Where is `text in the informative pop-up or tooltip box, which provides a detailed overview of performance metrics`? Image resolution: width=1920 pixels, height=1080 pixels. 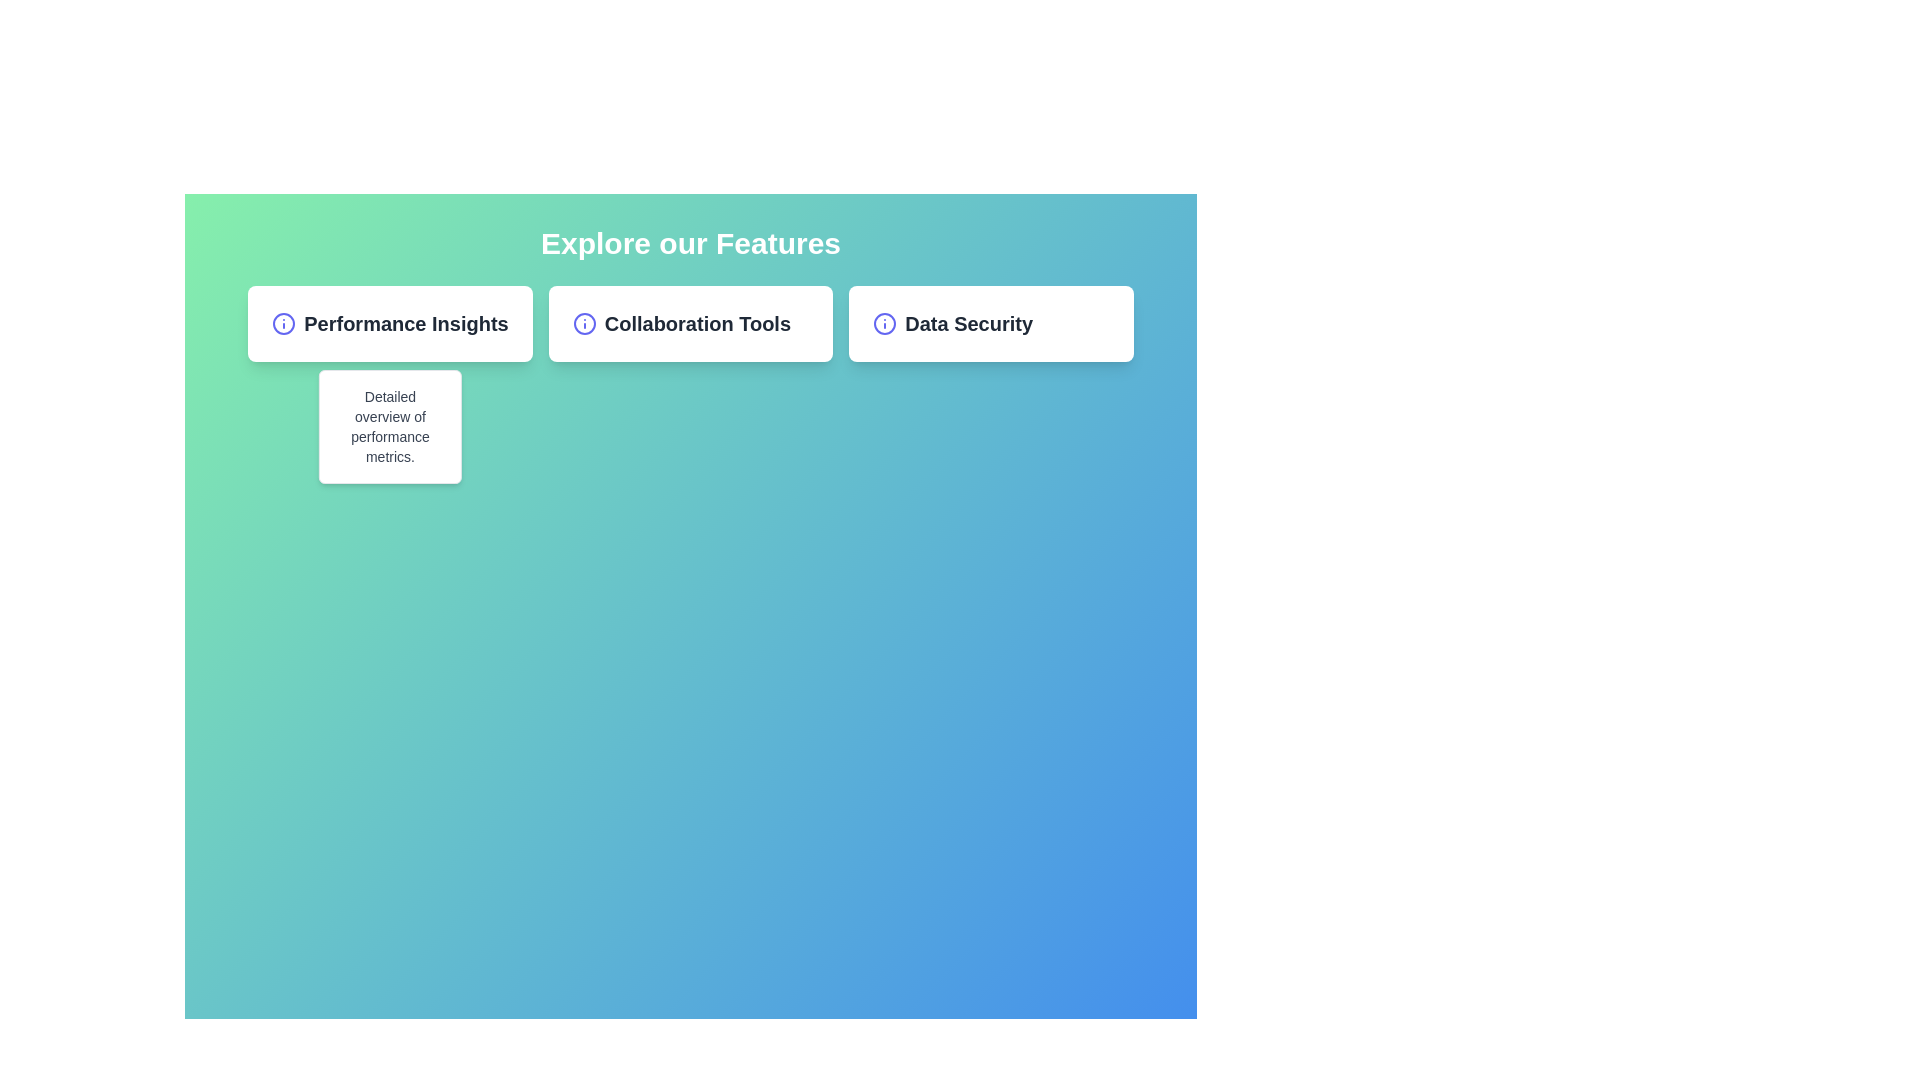
text in the informative pop-up or tooltip box, which provides a detailed overview of performance metrics is located at coordinates (390, 426).